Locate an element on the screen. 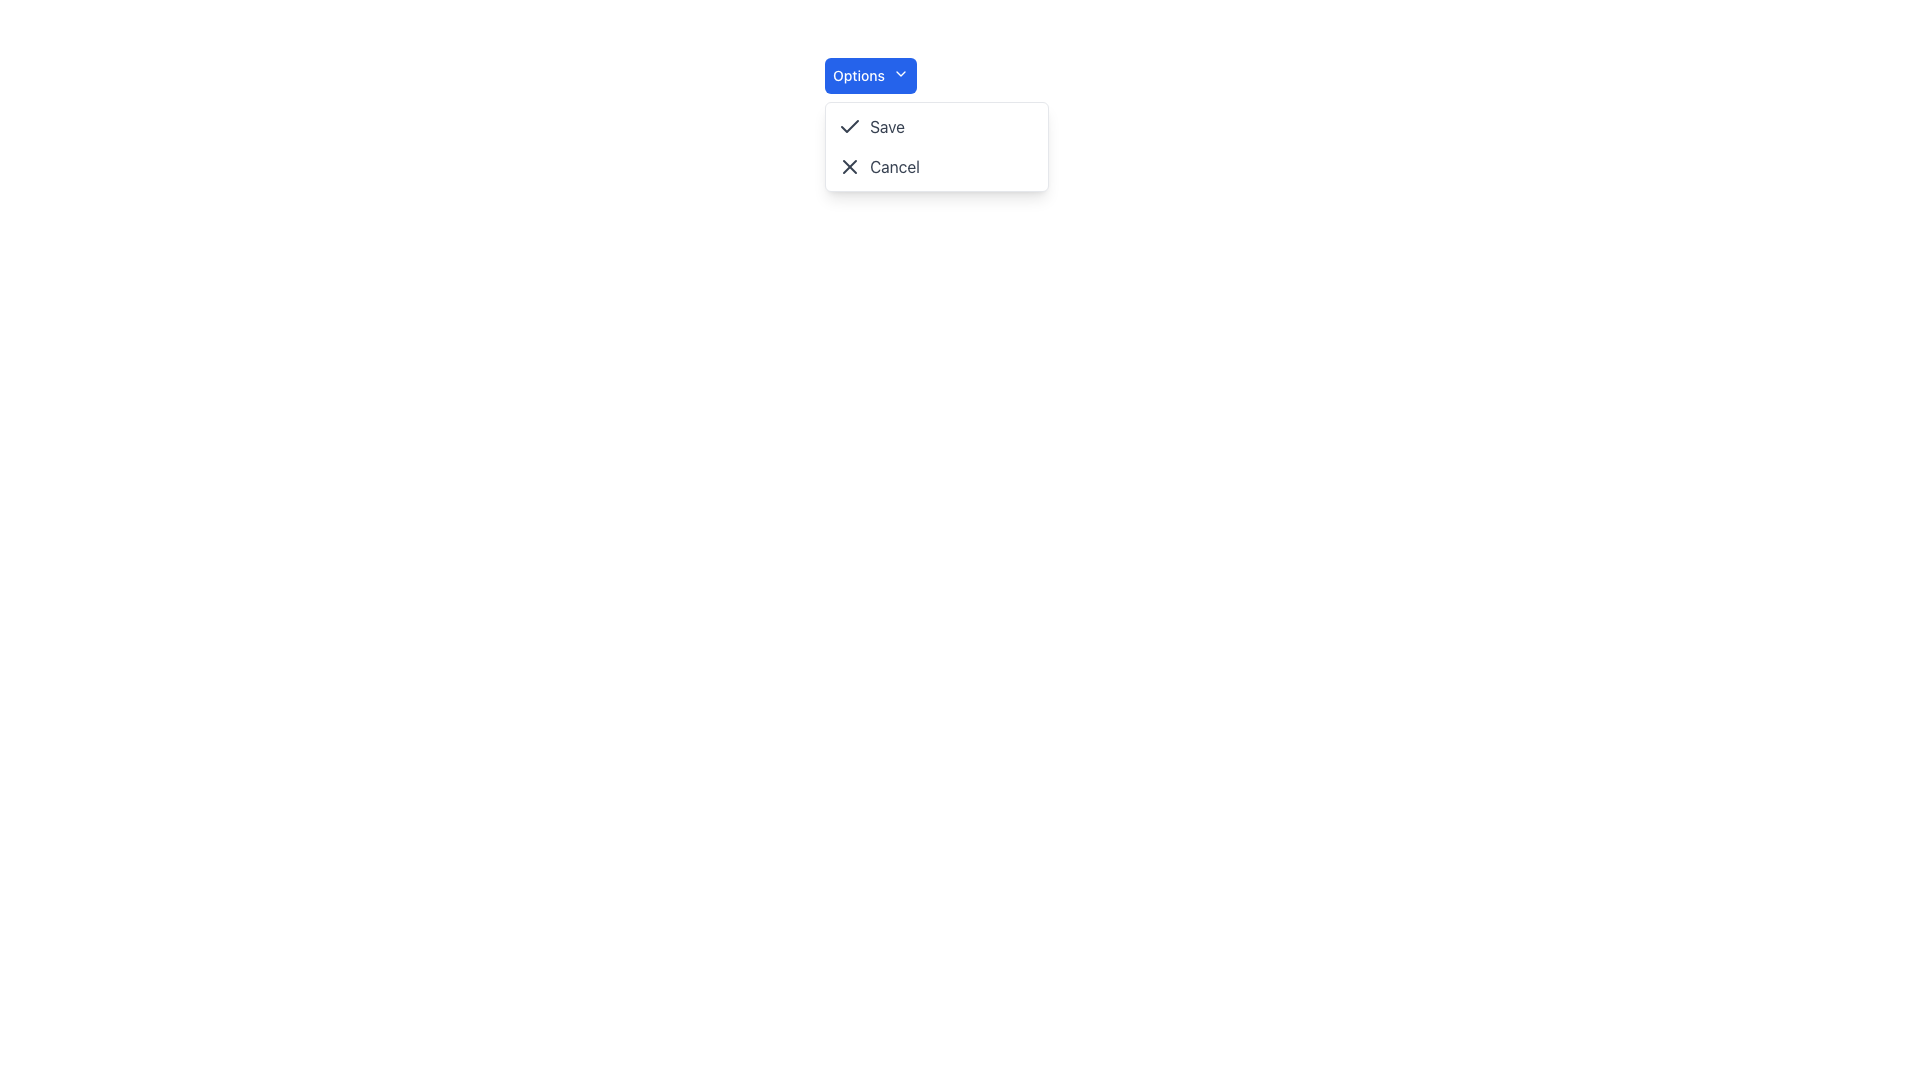 This screenshot has height=1080, width=1920. the 'Cancel' text label displayed in gray color within the dropdown menu, which is positioned to the right of an icon and below the 'Save' option is located at coordinates (894, 165).